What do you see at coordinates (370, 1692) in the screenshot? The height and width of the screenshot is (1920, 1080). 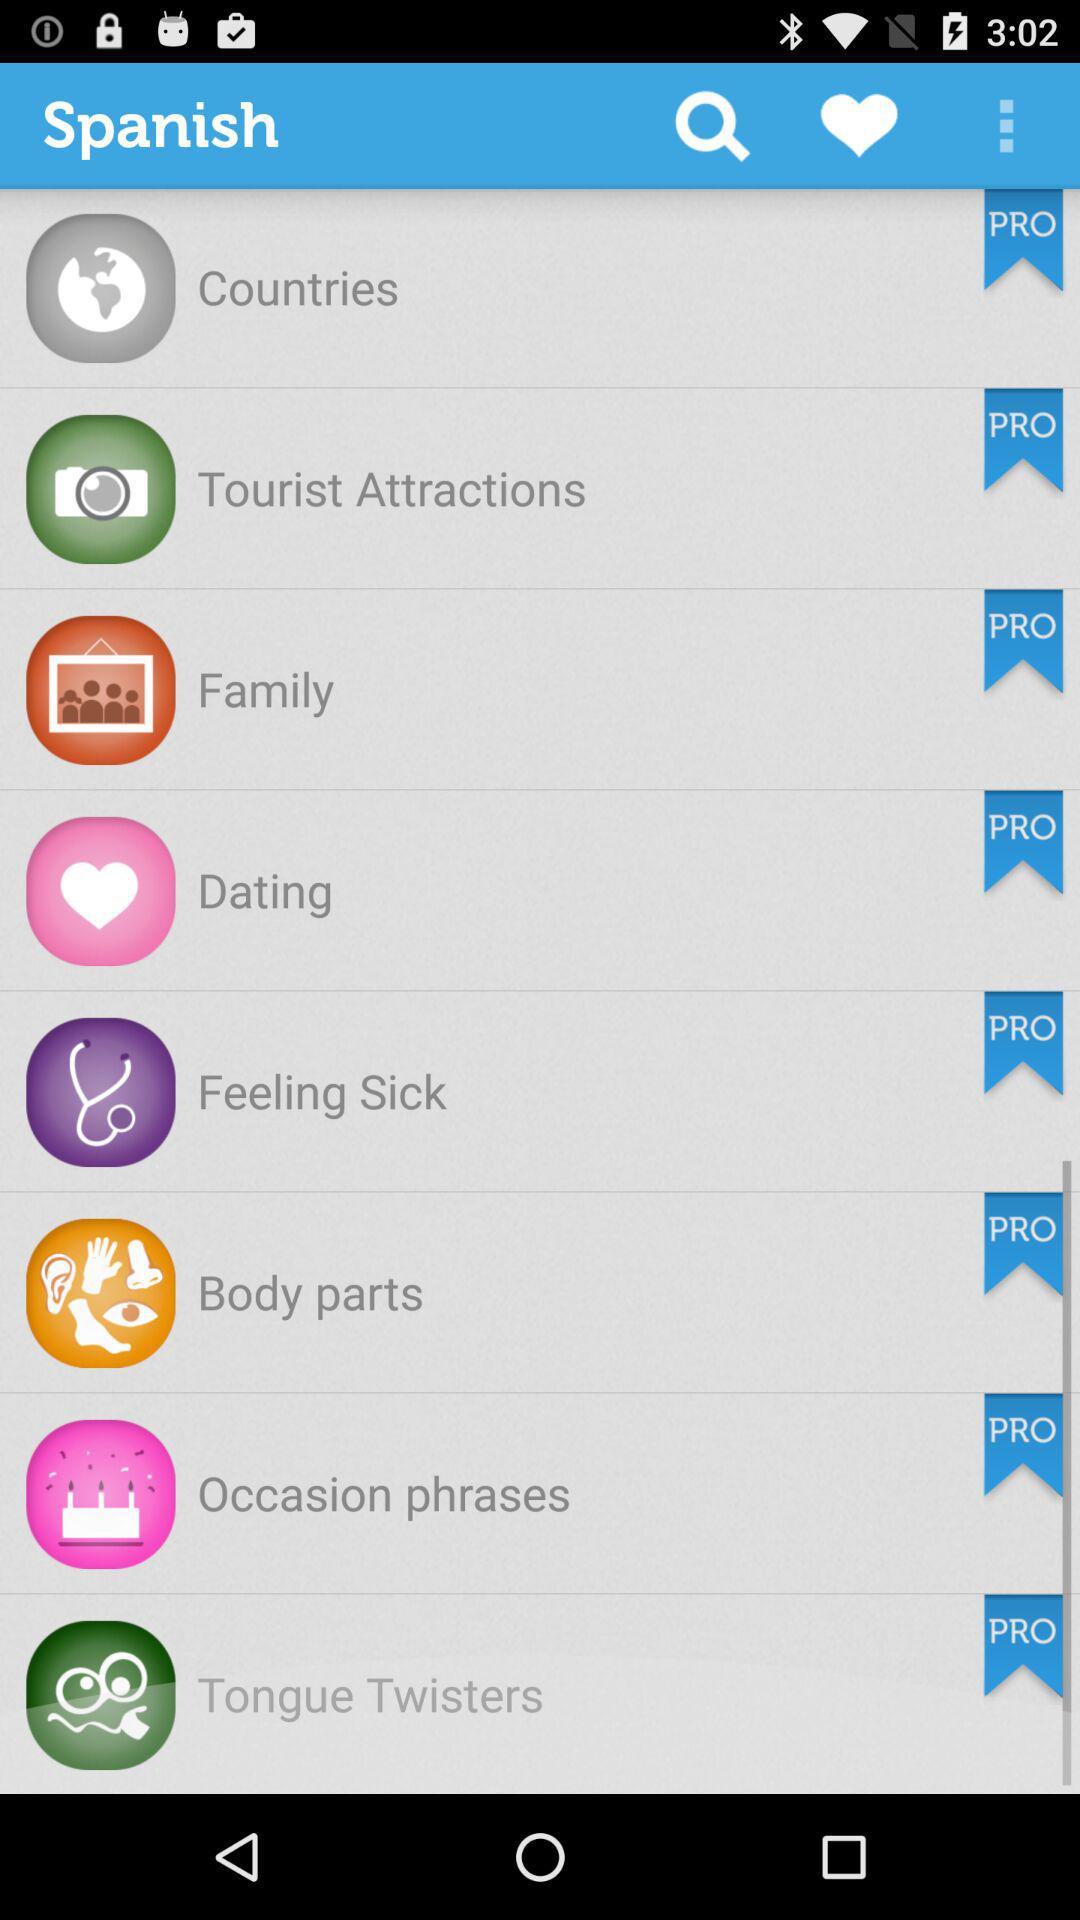 I see `tongue twisters` at bounding box center [370, 1692].